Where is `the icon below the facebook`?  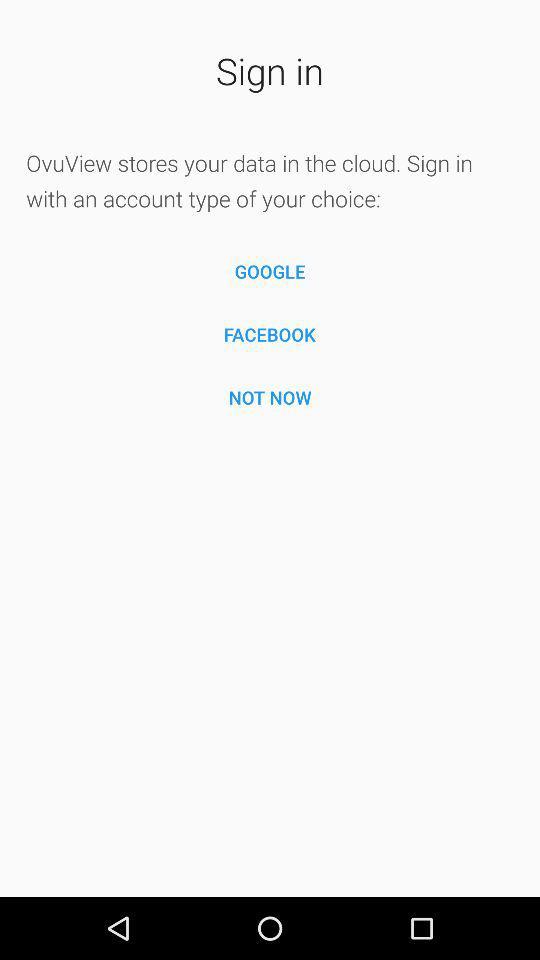 the icon below the facebook is located at coordinates (270, 396).